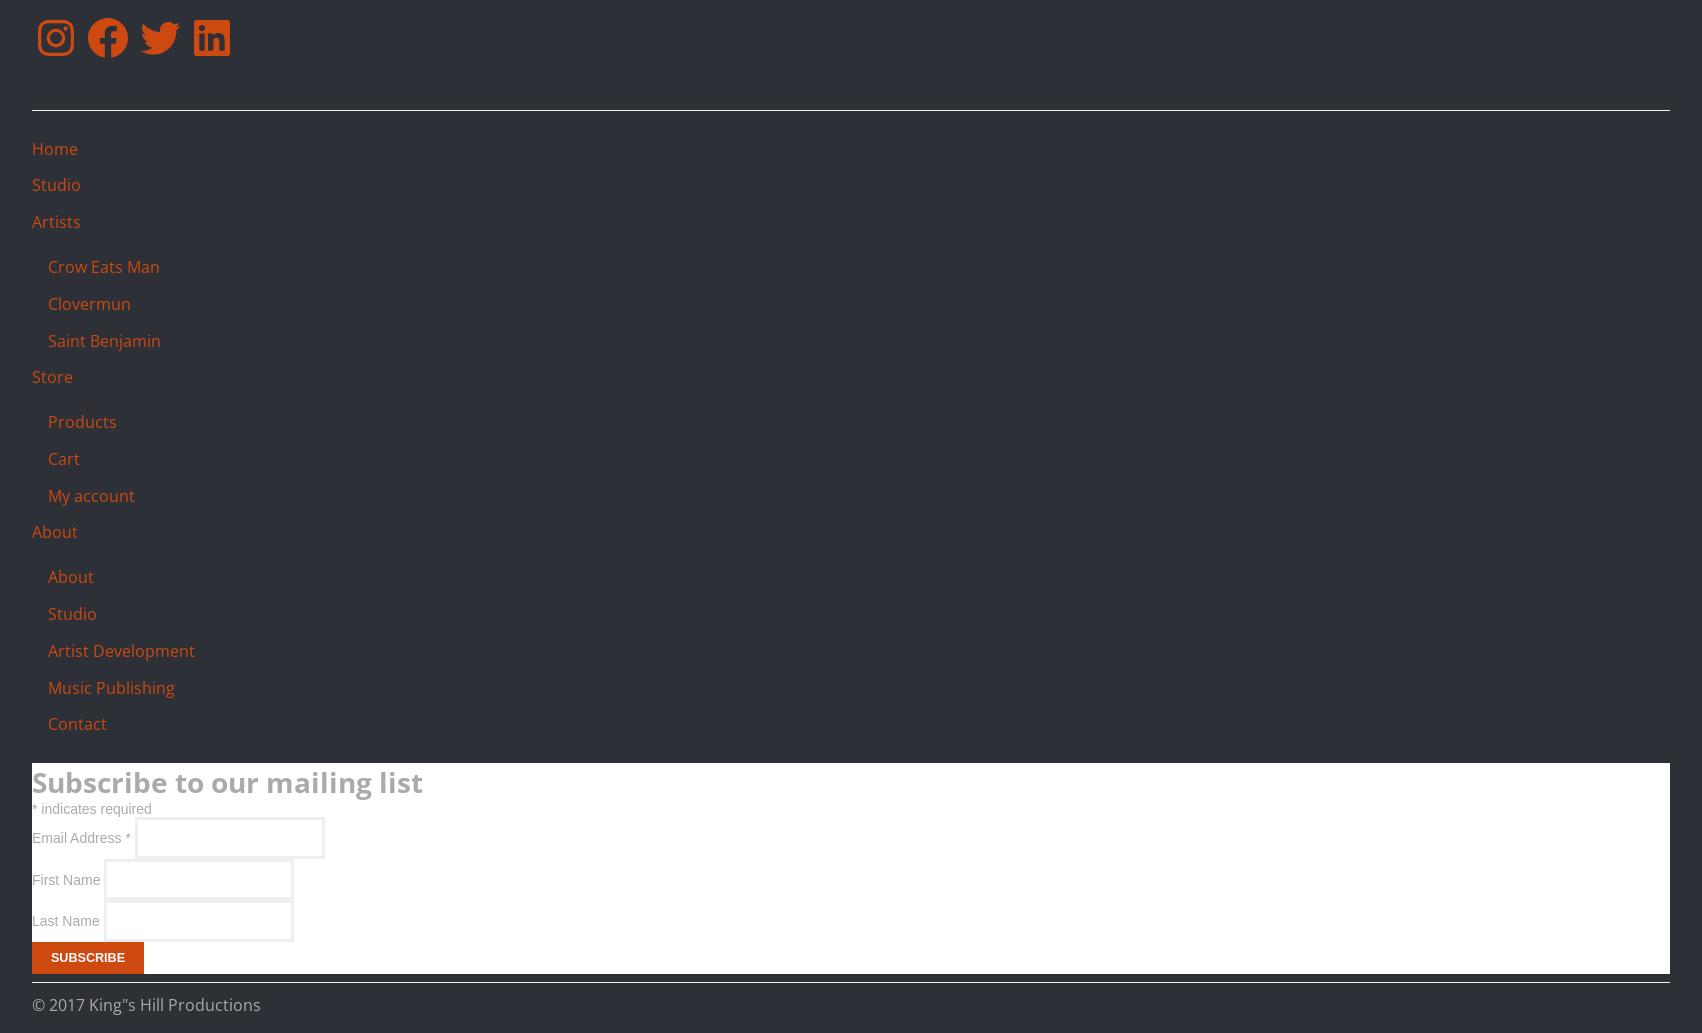 Image resolution: width=1702 pixels, height=1033 pixels. I want to click on 'Clovermun', so click(89, 301).